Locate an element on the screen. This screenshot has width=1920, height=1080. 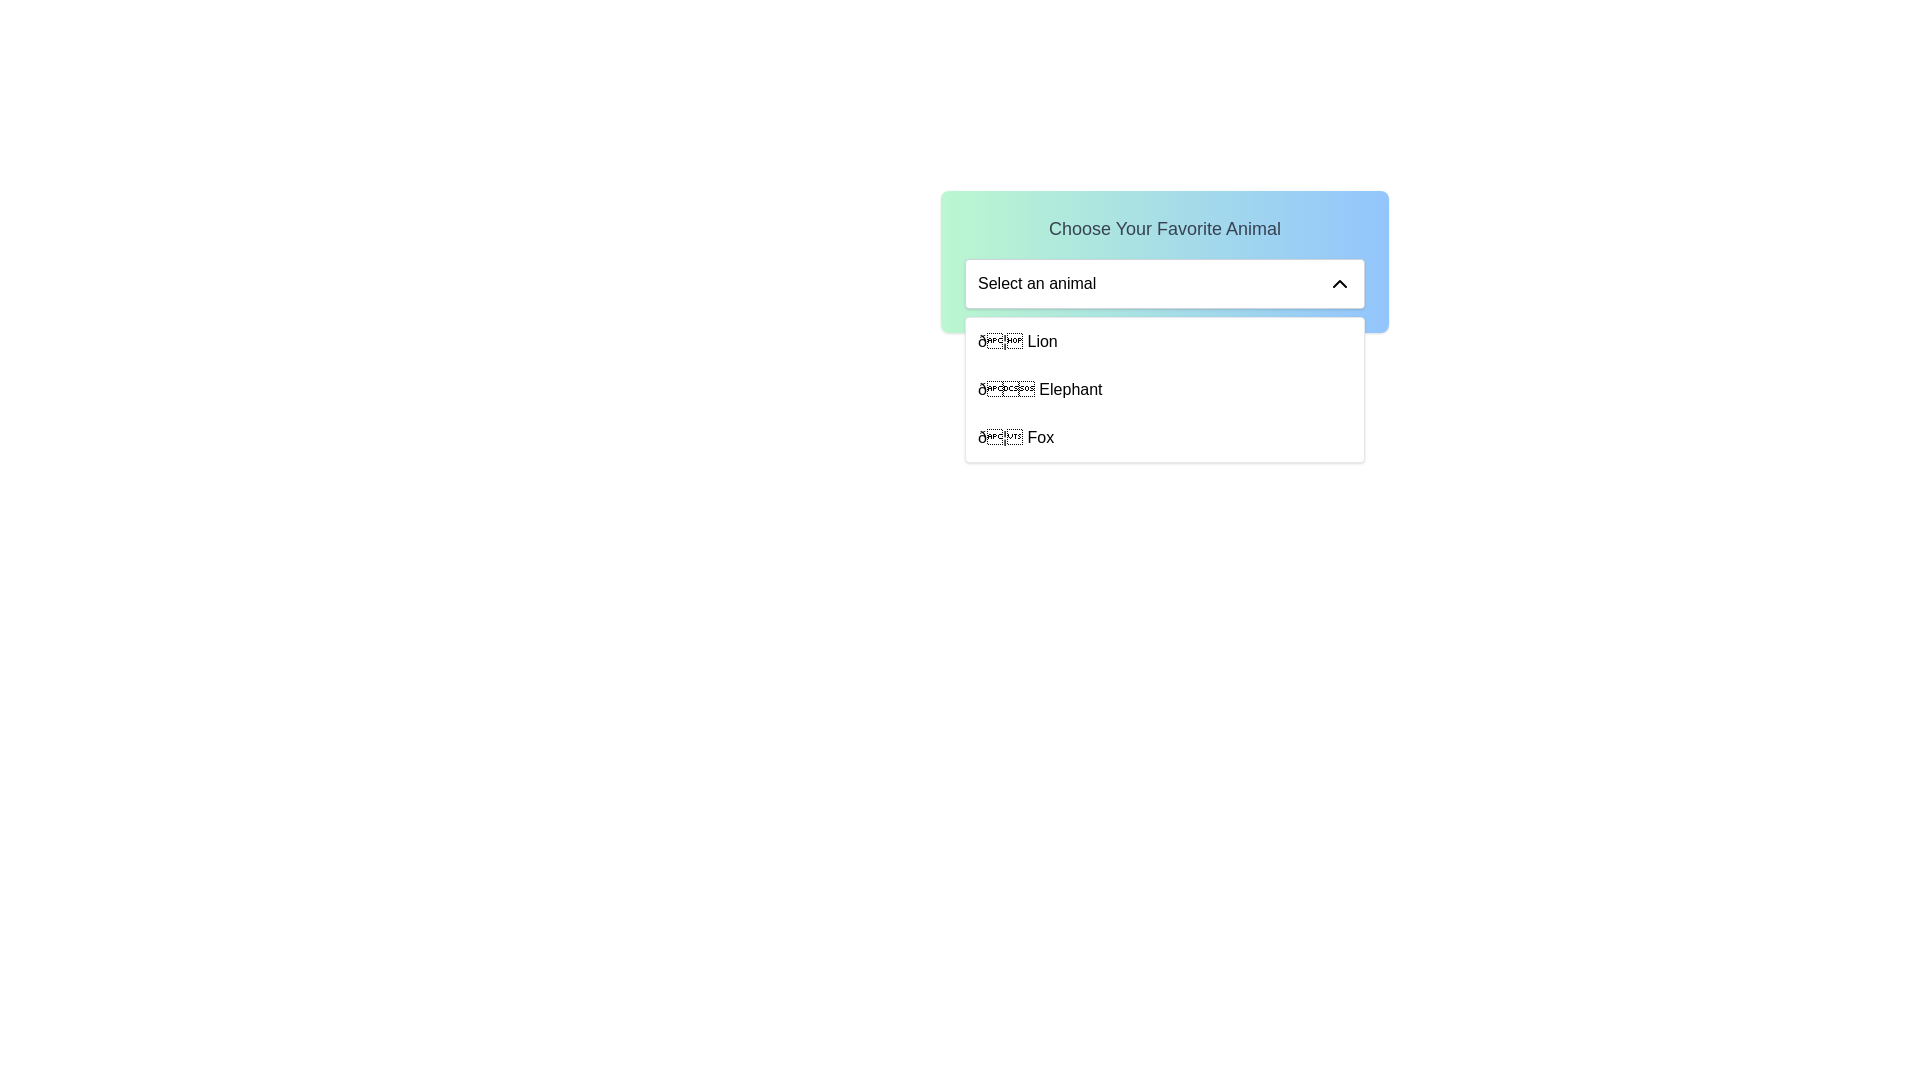
the dropdown menu option labeled '🦊 Fox' is located at coordinates (1016, 437).